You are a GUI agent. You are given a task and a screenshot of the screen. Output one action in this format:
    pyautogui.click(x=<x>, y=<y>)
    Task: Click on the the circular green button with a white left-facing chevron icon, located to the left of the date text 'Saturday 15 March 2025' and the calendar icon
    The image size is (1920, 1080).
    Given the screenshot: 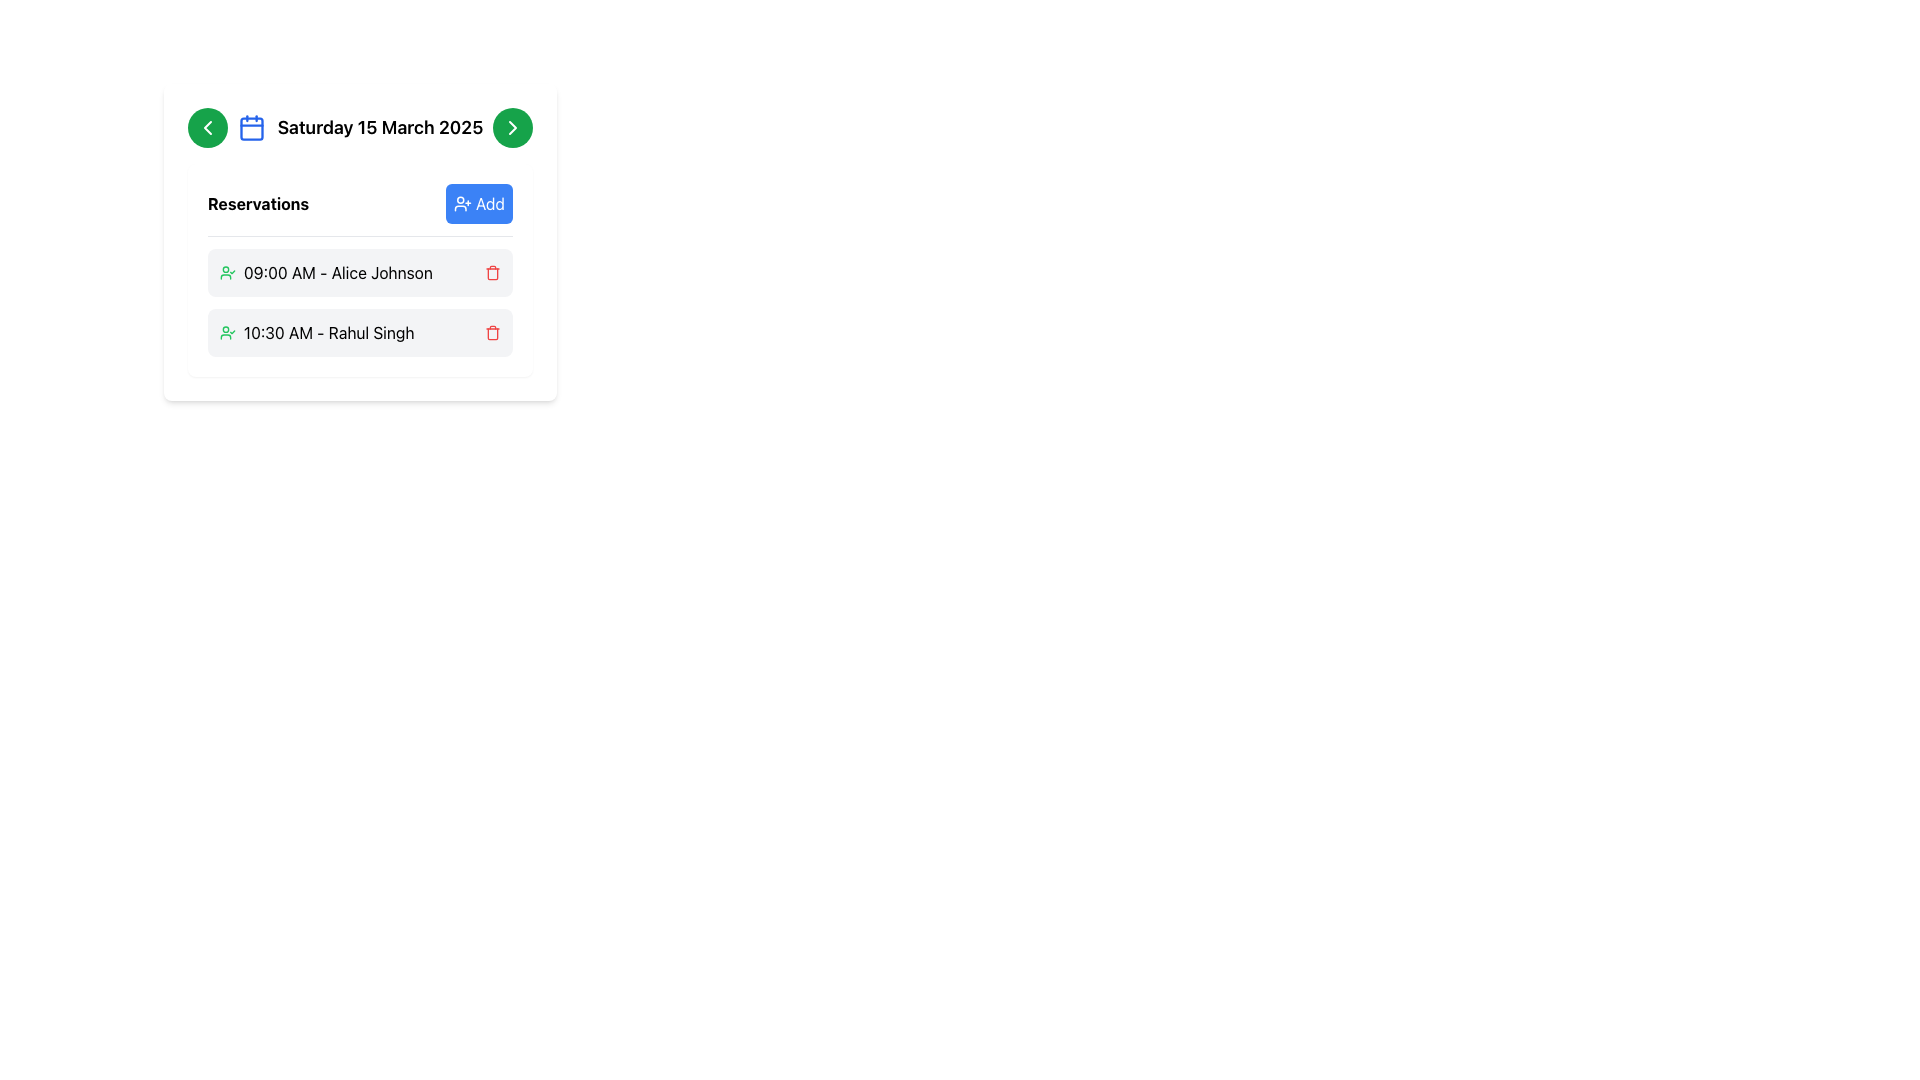 What is the action you would take?
    pyautogui.click(x=207, y=127)
    